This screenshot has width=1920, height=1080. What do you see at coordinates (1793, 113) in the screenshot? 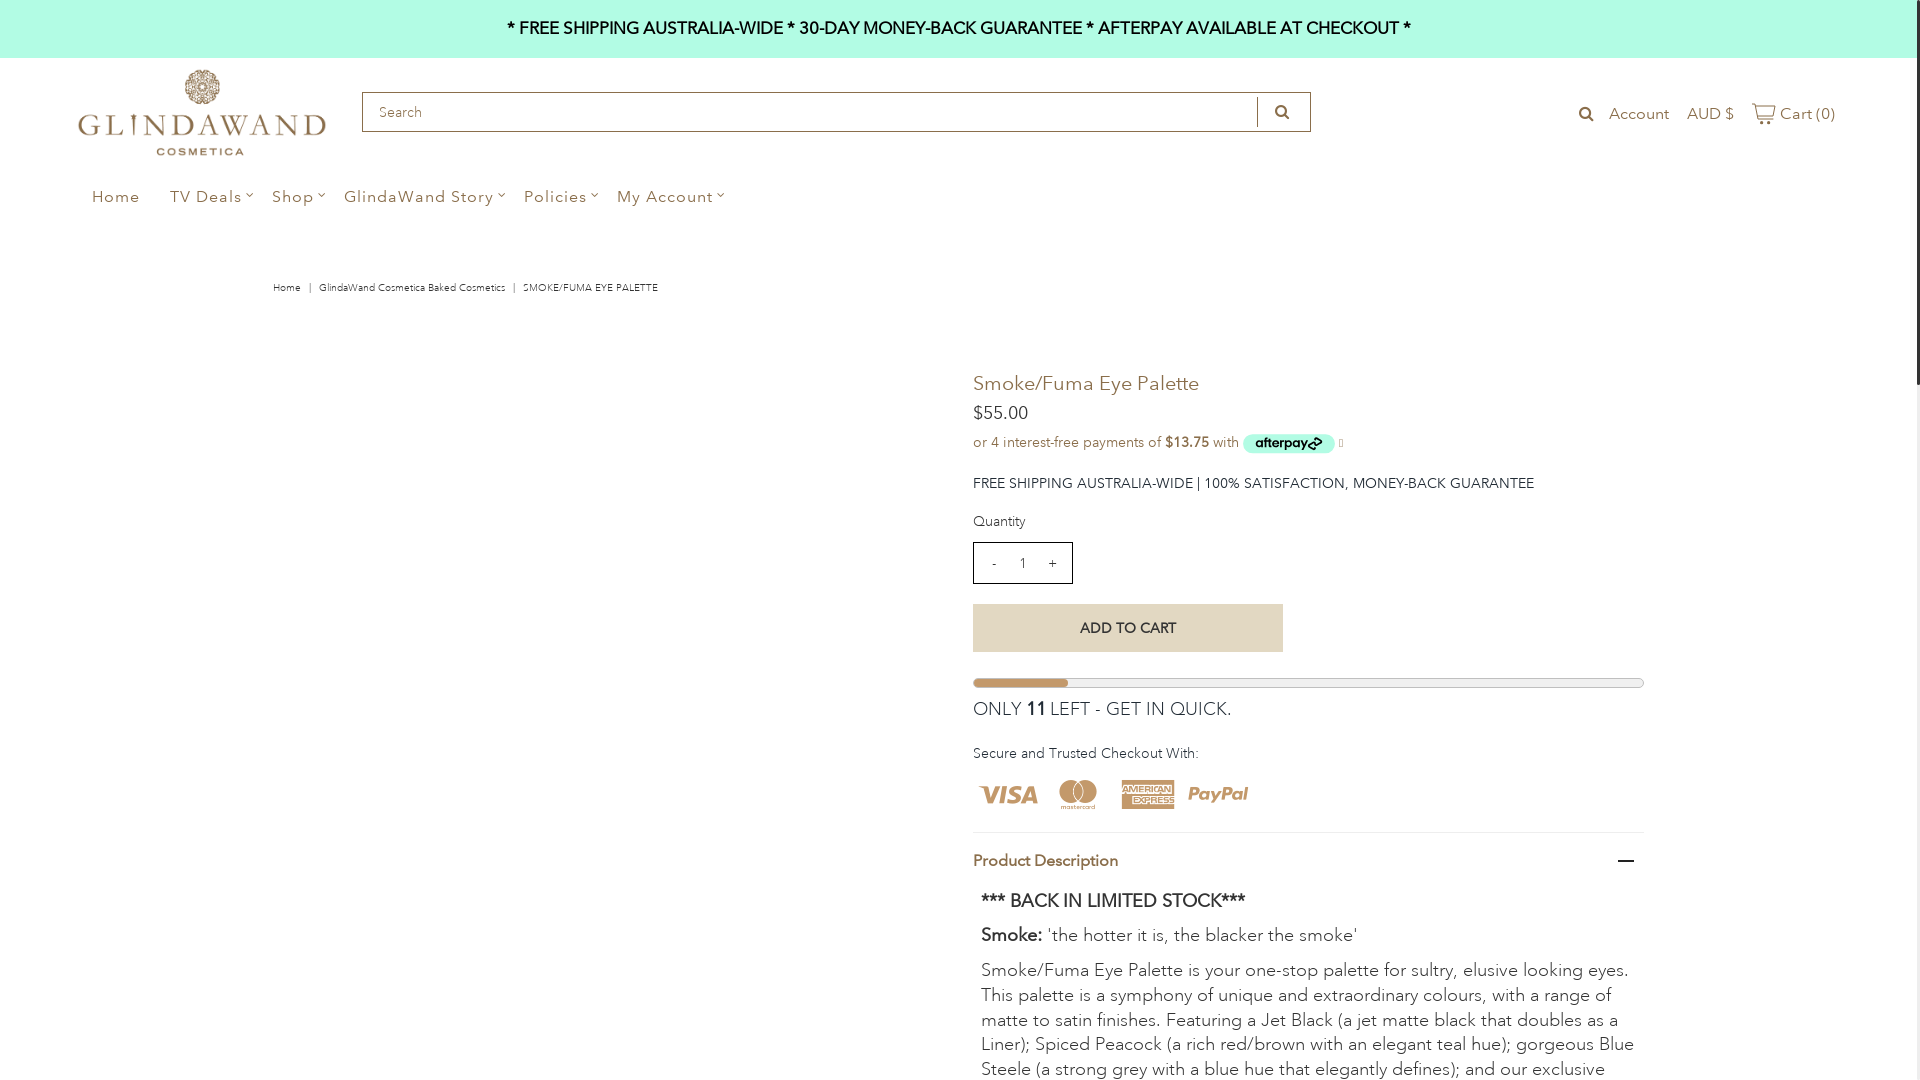
I see `'Cart (0)'` at bounding box center [1793, 113].